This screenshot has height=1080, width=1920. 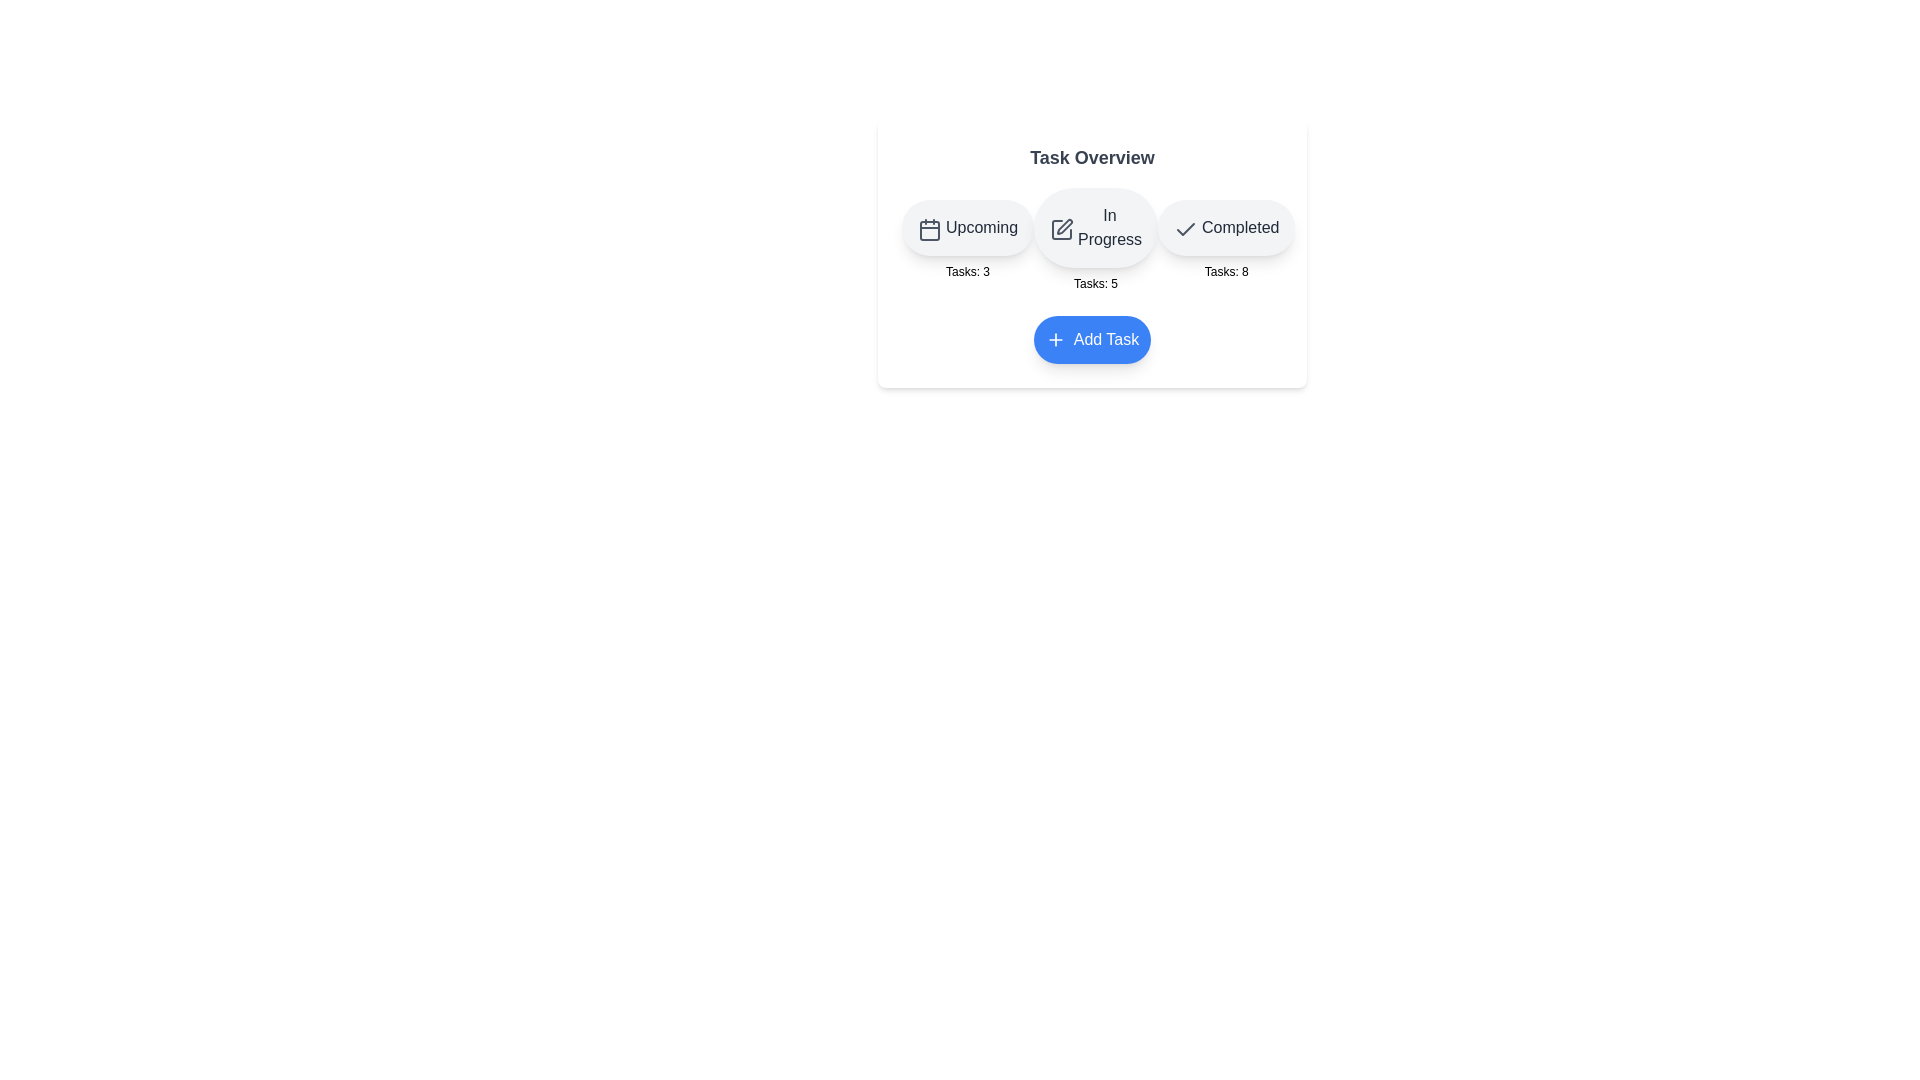 I want to click on the button for the category Completed, so click(x=1224, y=226).